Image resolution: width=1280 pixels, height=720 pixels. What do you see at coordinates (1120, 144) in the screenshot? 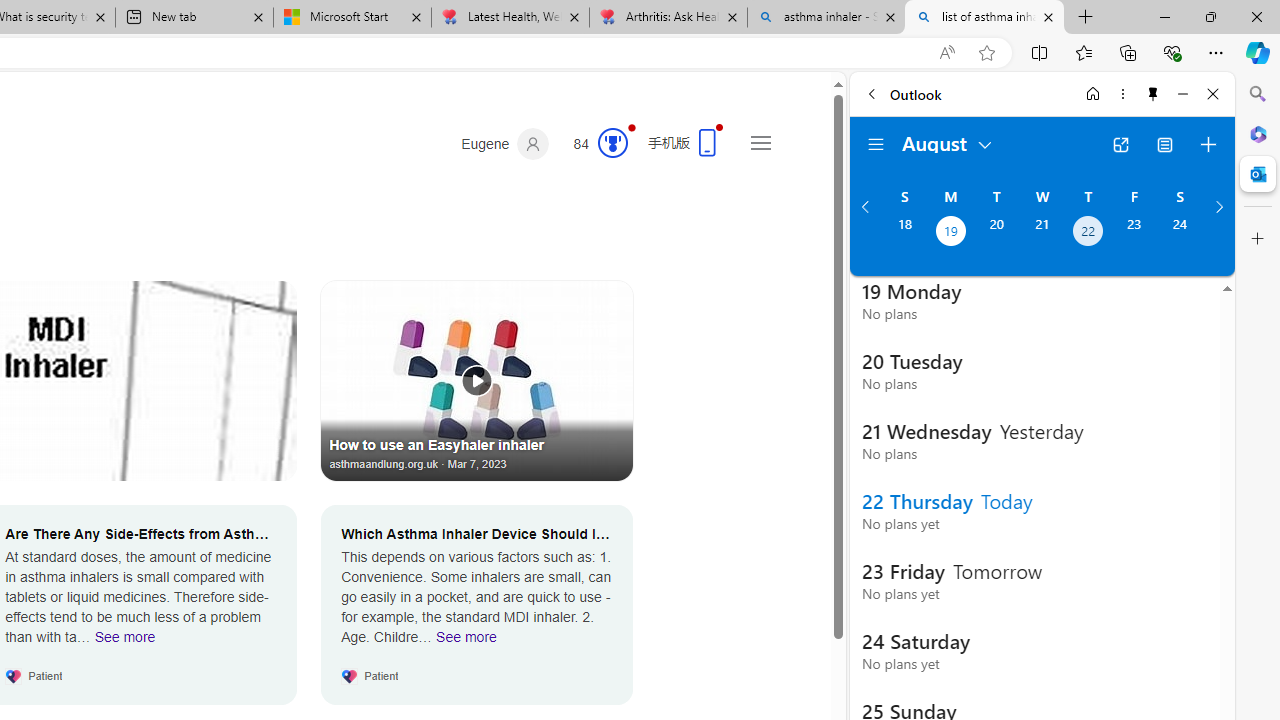
I see `'Open in new tab'` at bounding box center [1120, 144].